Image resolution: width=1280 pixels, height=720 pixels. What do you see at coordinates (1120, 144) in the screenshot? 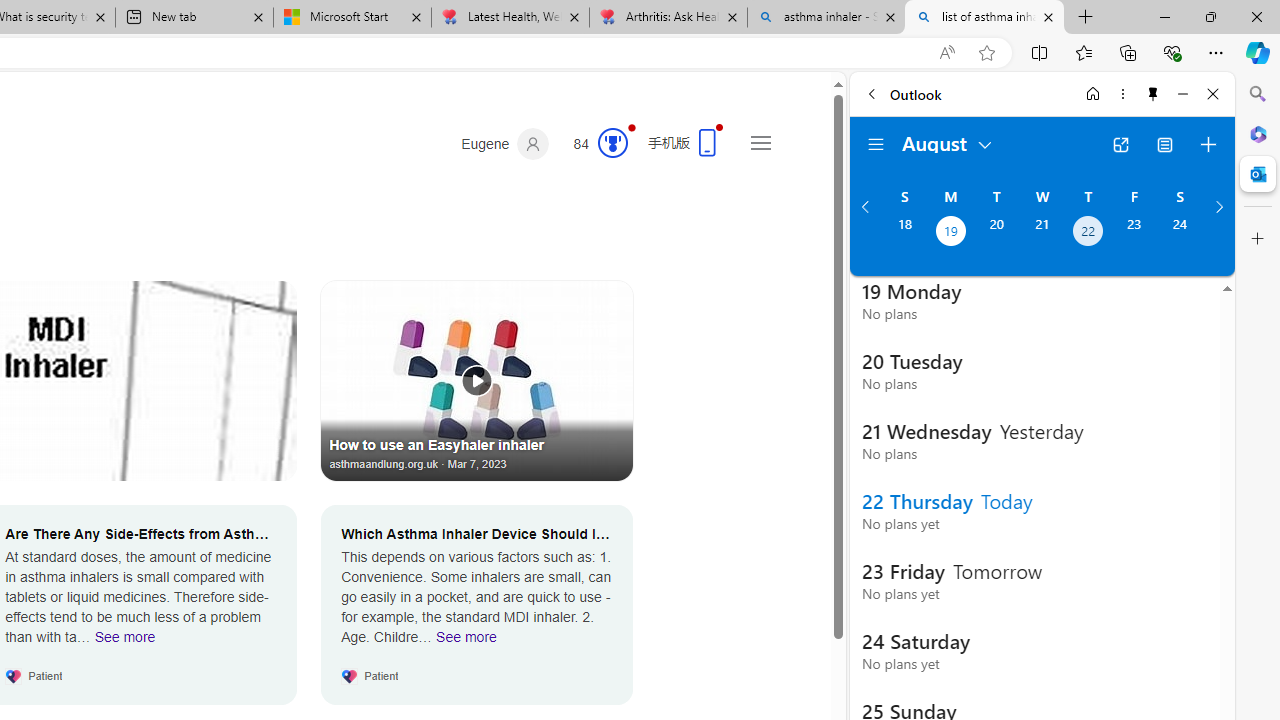
I see `'Open in new tab'` at bounding box center [1120, 144].